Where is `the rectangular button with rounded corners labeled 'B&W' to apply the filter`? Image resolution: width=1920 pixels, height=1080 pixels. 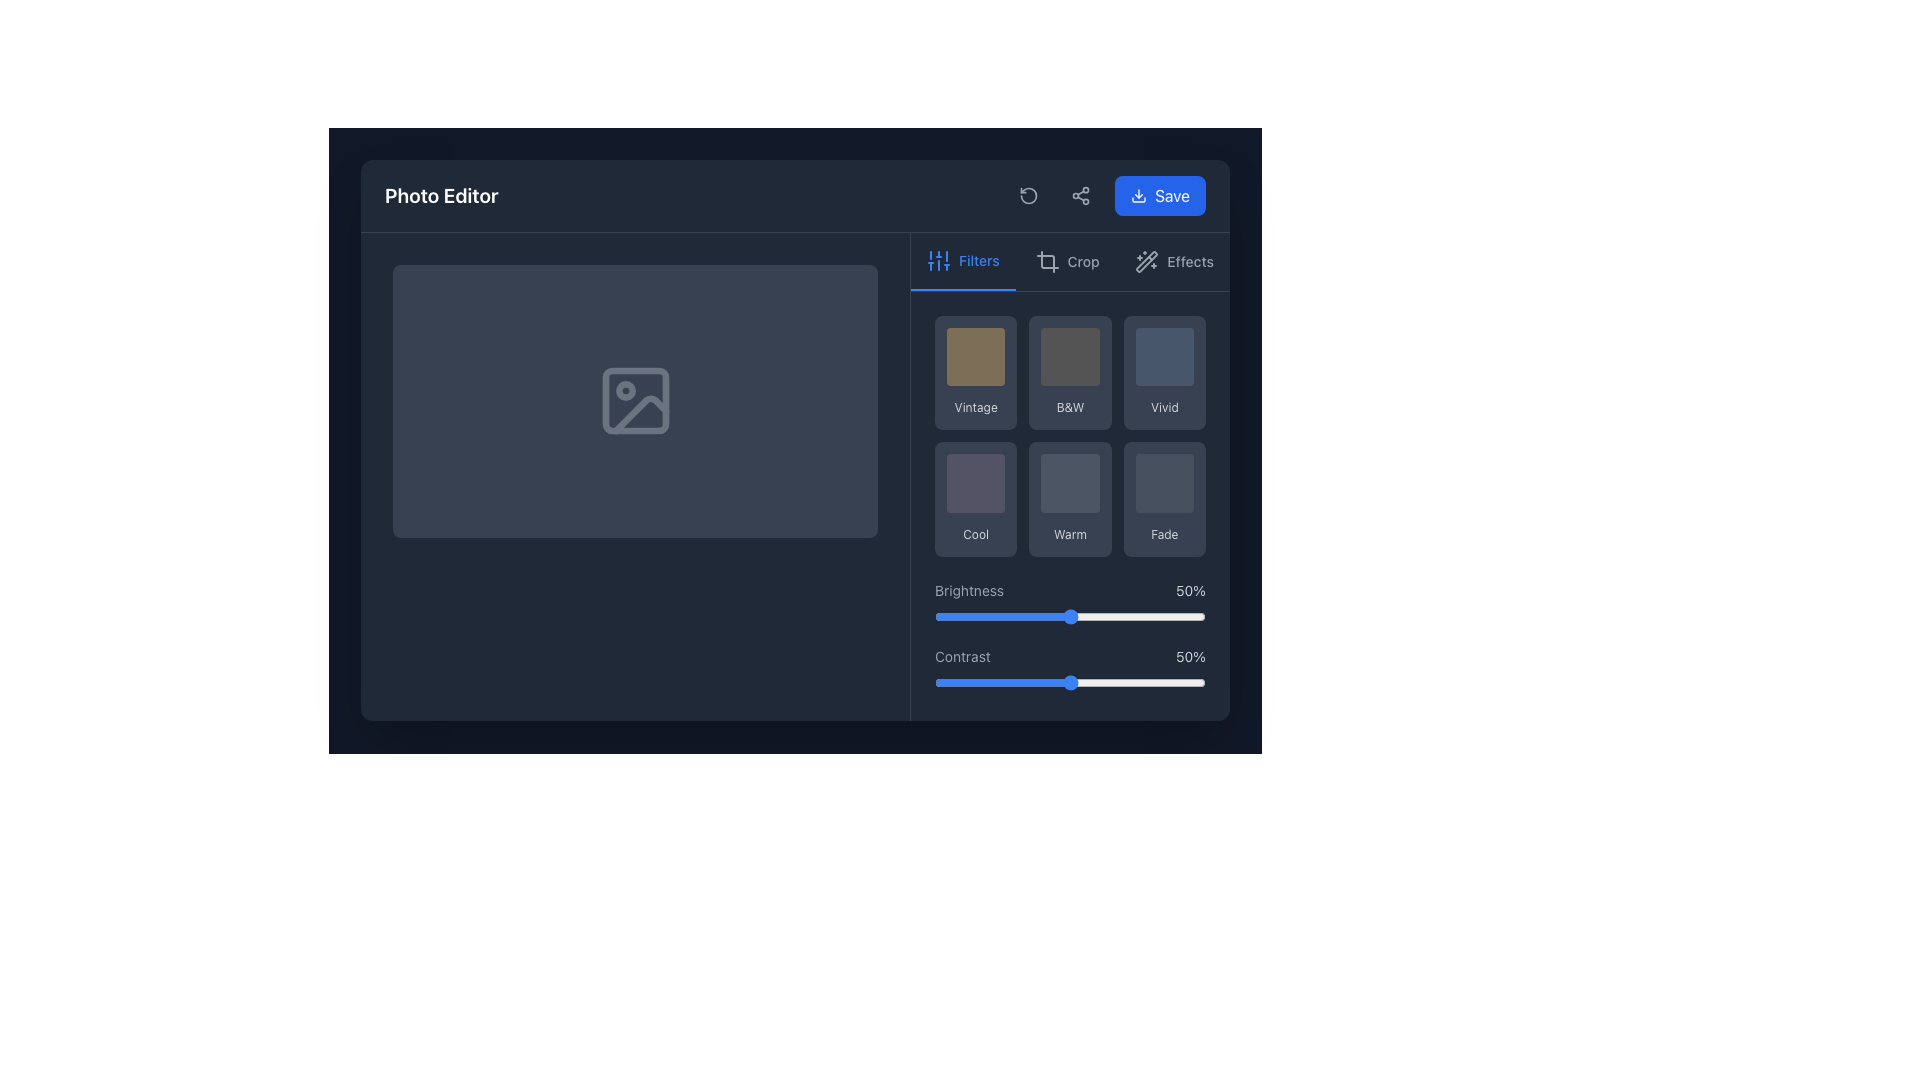 the rectangular button with rounded corners labeled 'B&W' to apply the filter is located at coordinates (1069, 373).